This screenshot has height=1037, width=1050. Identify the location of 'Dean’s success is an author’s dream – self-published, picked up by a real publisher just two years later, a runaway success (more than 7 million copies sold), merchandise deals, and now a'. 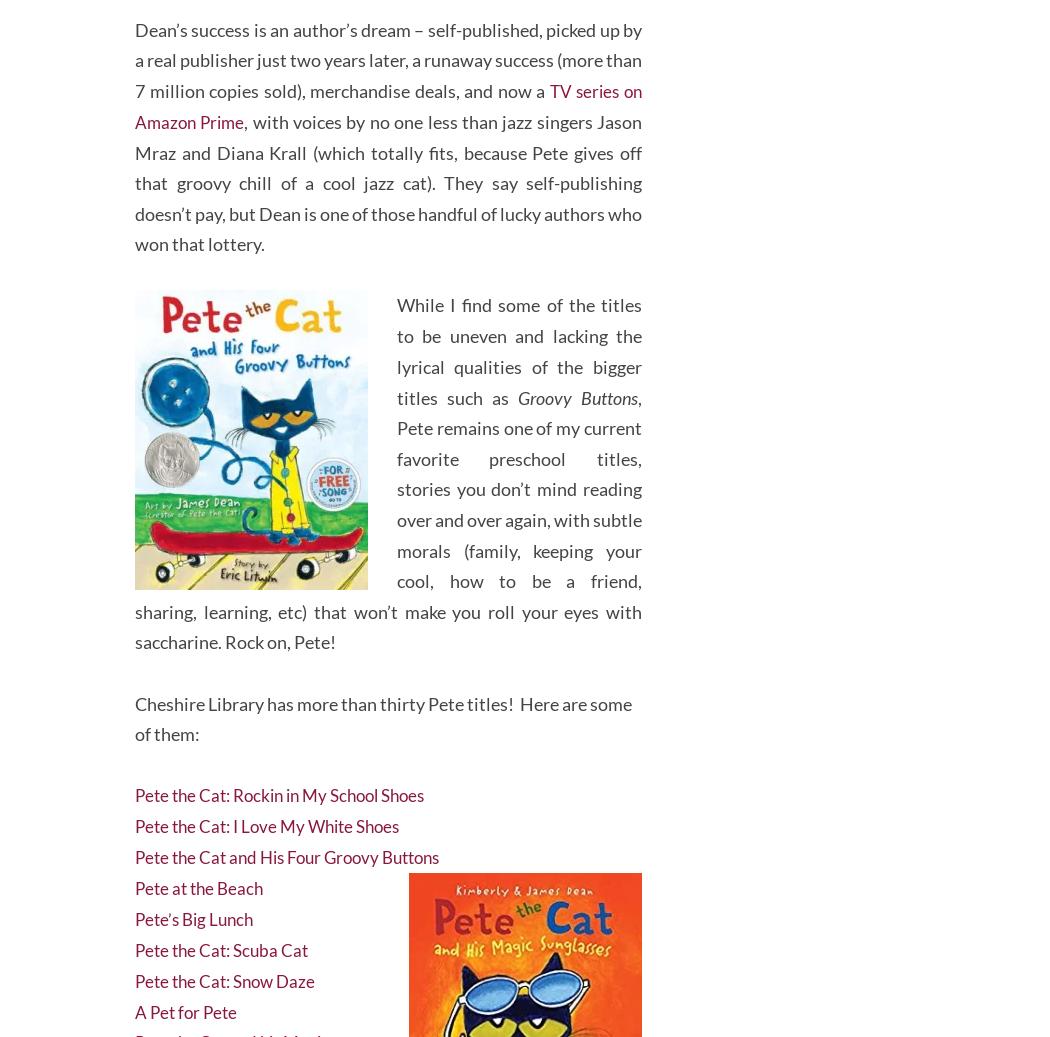
(388, 48).